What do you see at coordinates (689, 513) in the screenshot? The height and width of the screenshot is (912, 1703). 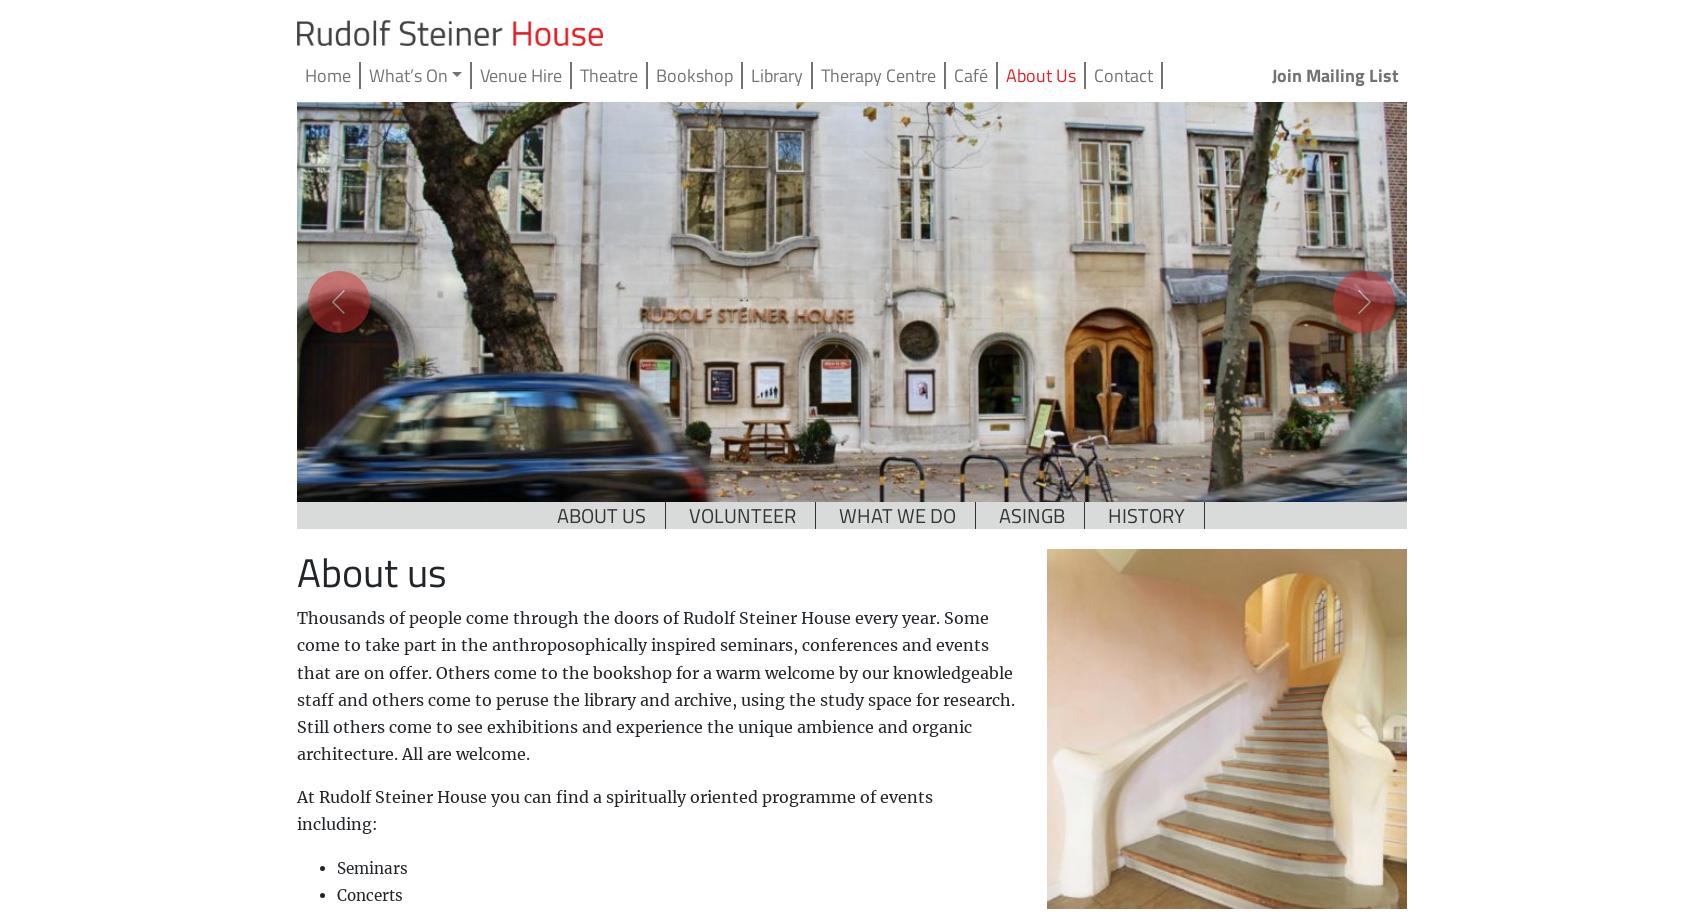 I see `'VOLUNTEER'` at bounding box center [689, 513].